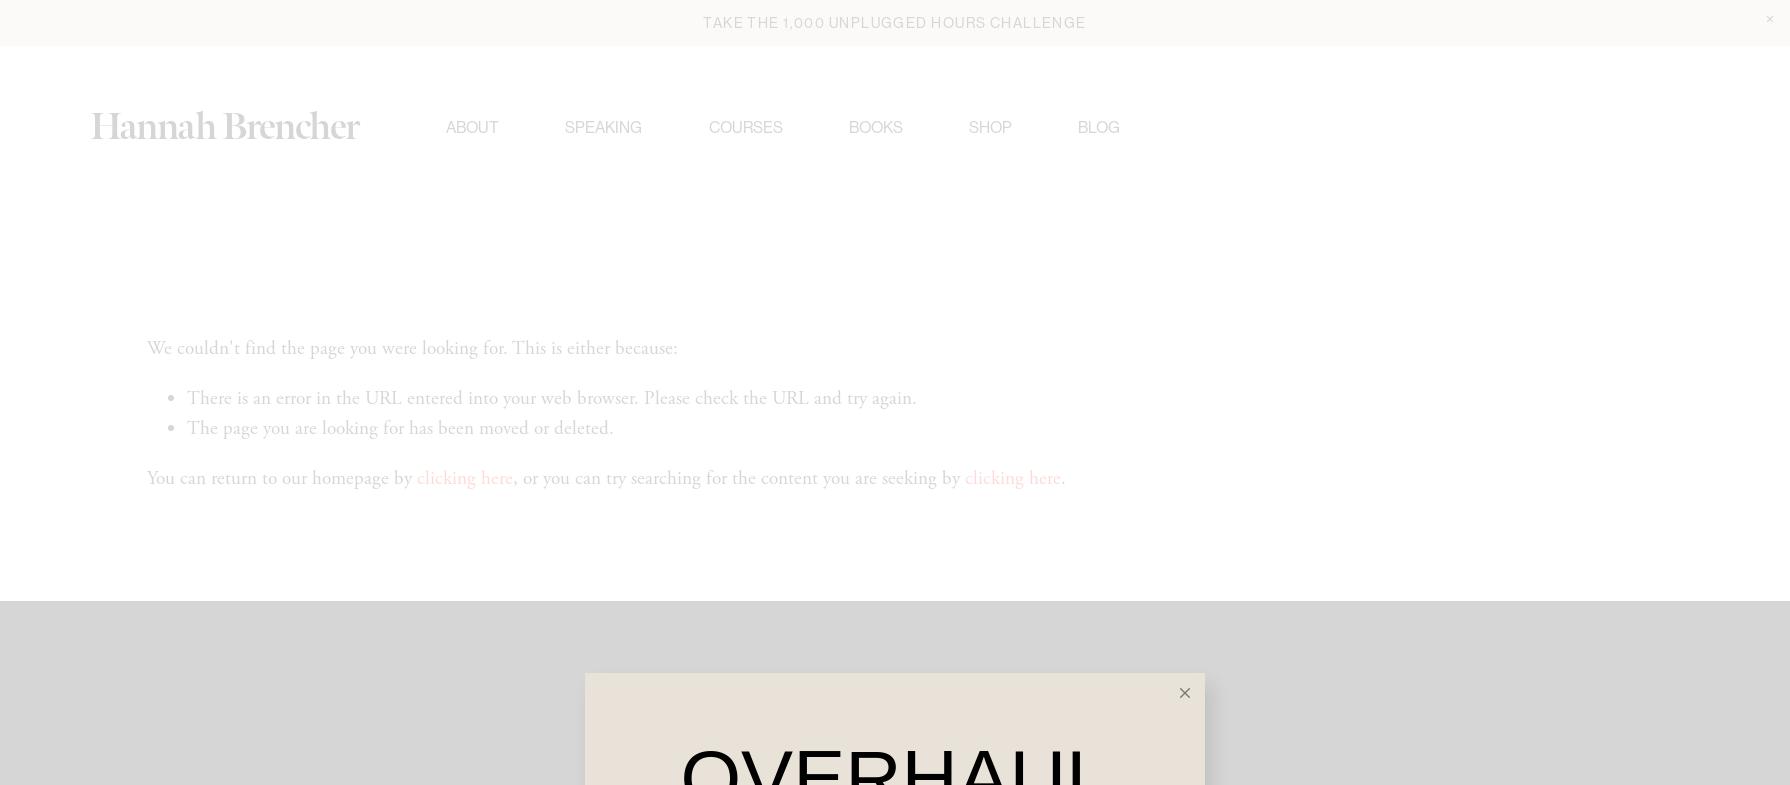 This screenshot has width=1790, height=785. Describe the element at coordinates (281, 485) in the screenshot. I see `'You can return to our homepage by'` at that location.